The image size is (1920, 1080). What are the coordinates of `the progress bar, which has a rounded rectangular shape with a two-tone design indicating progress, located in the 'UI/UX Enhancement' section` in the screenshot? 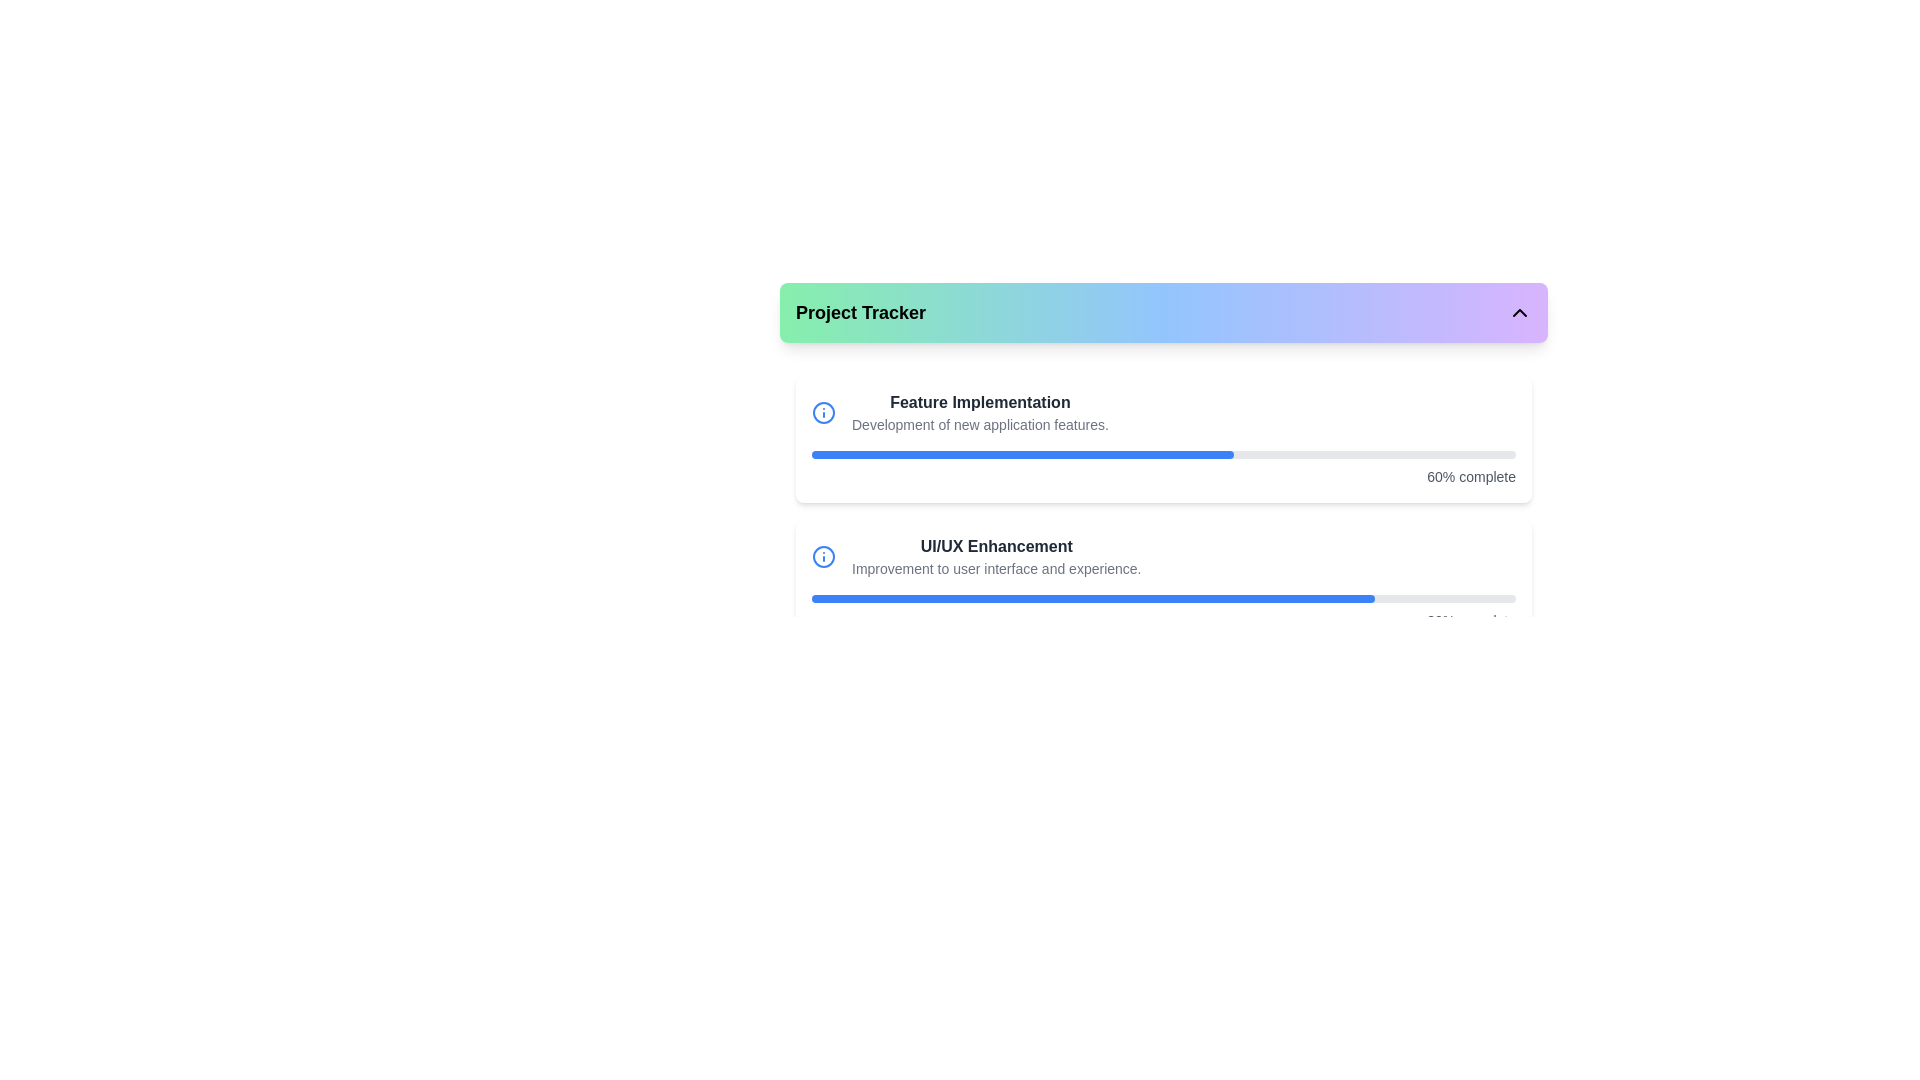 It's located at (1163, 597).